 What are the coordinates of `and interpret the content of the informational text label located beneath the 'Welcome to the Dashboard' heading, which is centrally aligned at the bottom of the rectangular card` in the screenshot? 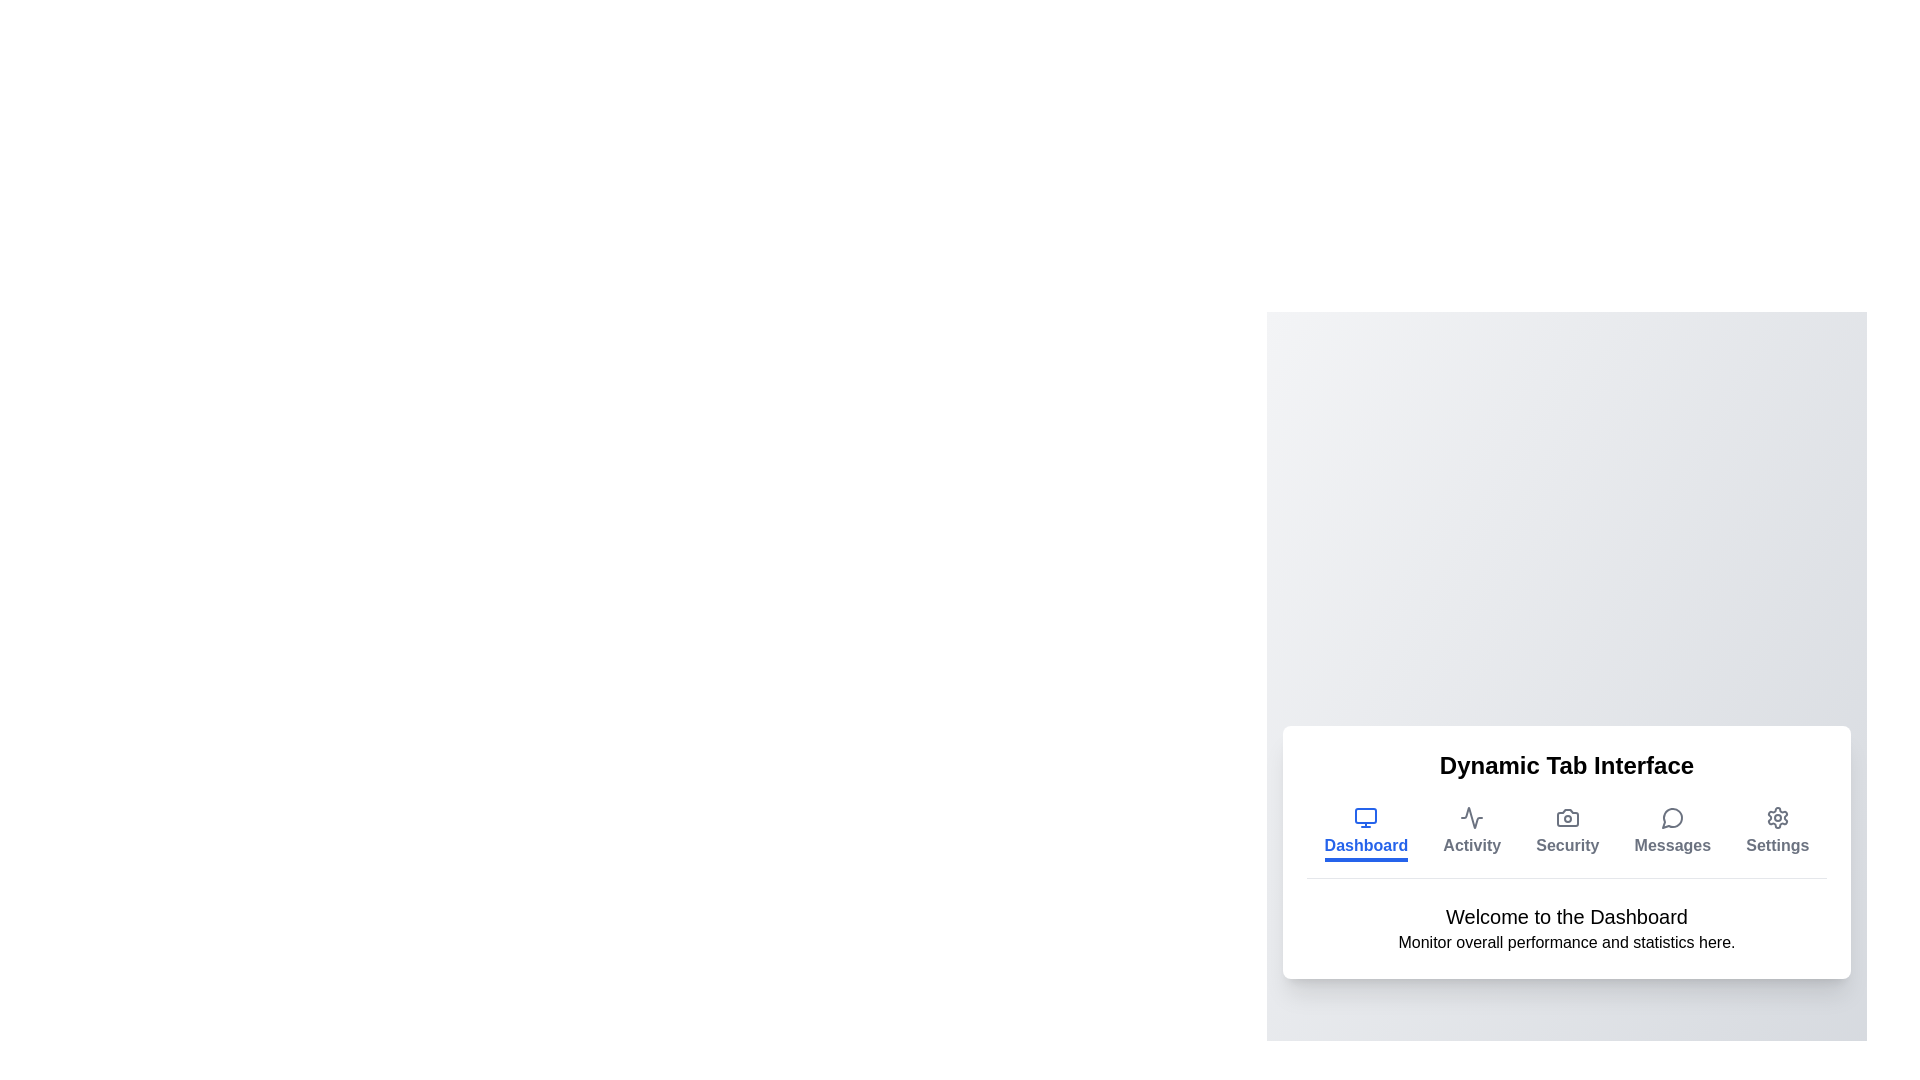 It's located at (1565, 941).